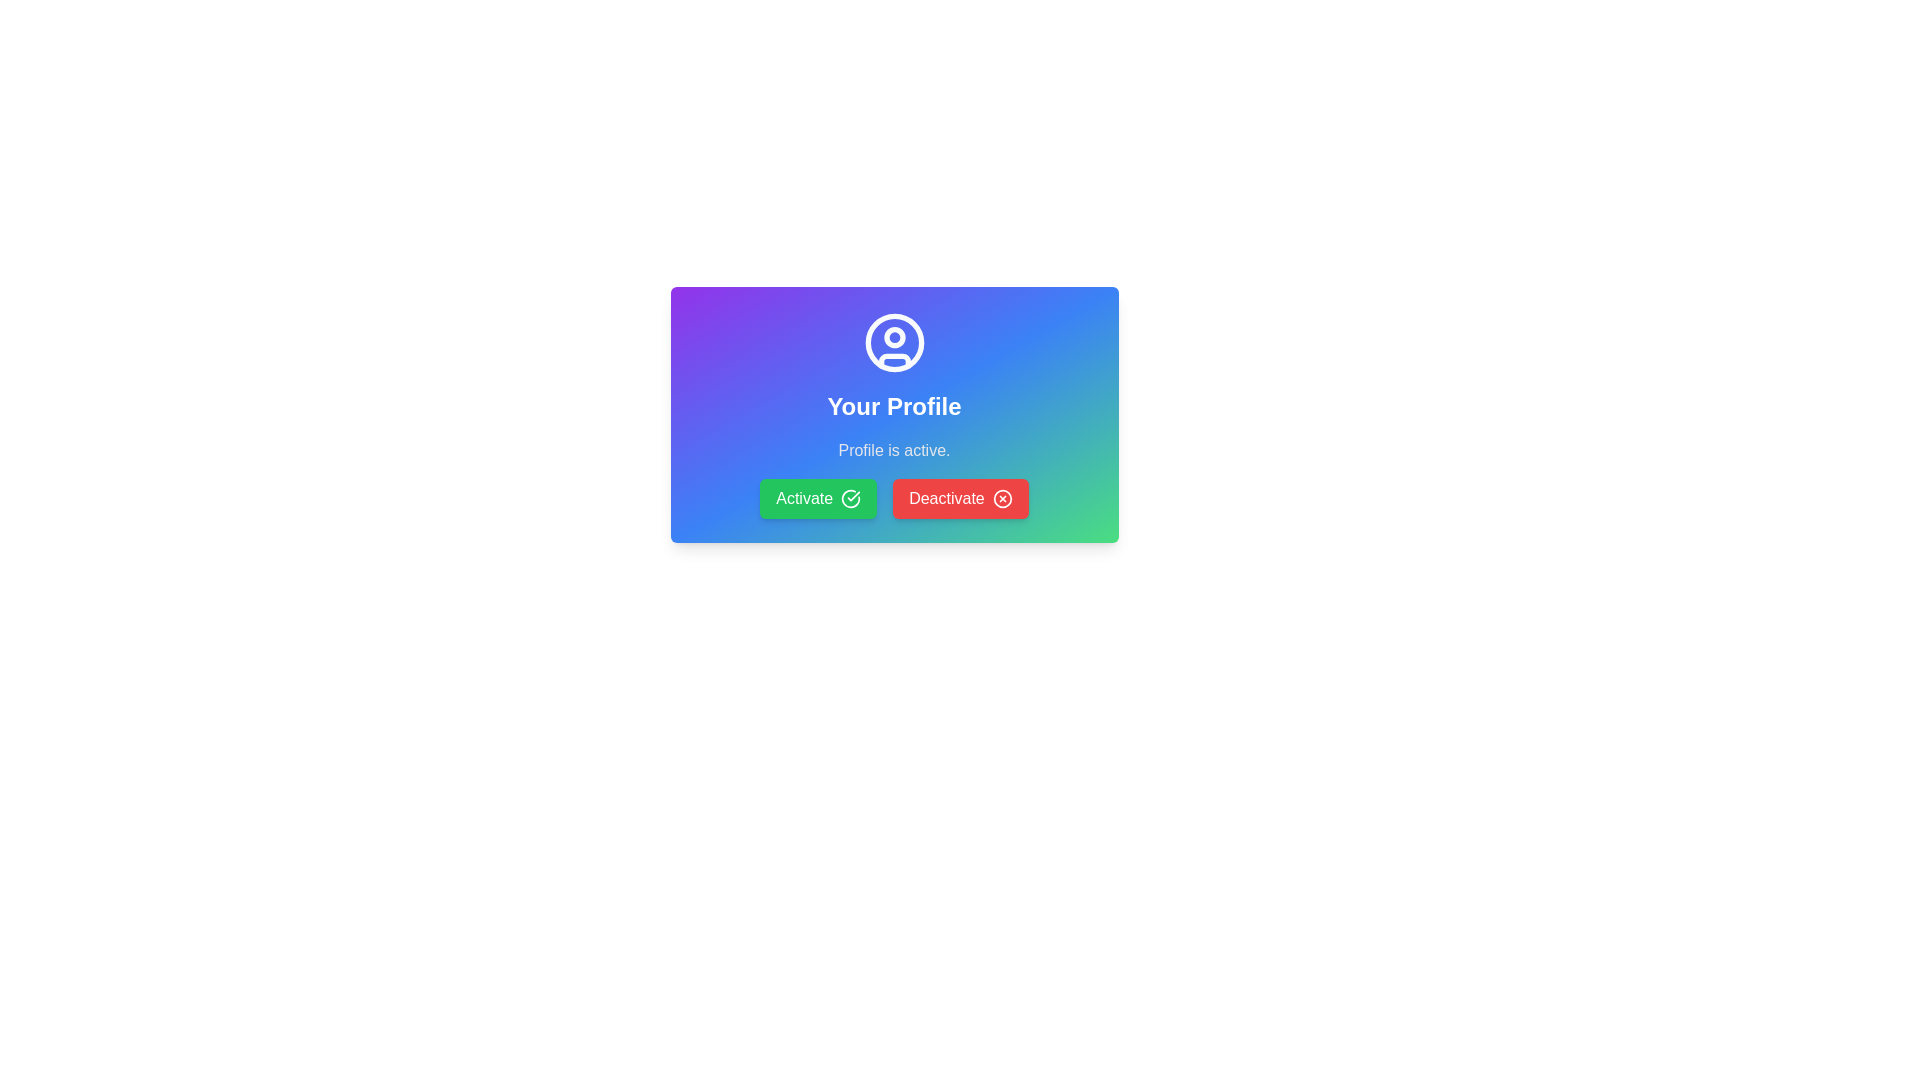 The image size is (1920, 1080). I want to click on the second button in the horizontally arranged group of buttons, which is used, so click(960, 497).